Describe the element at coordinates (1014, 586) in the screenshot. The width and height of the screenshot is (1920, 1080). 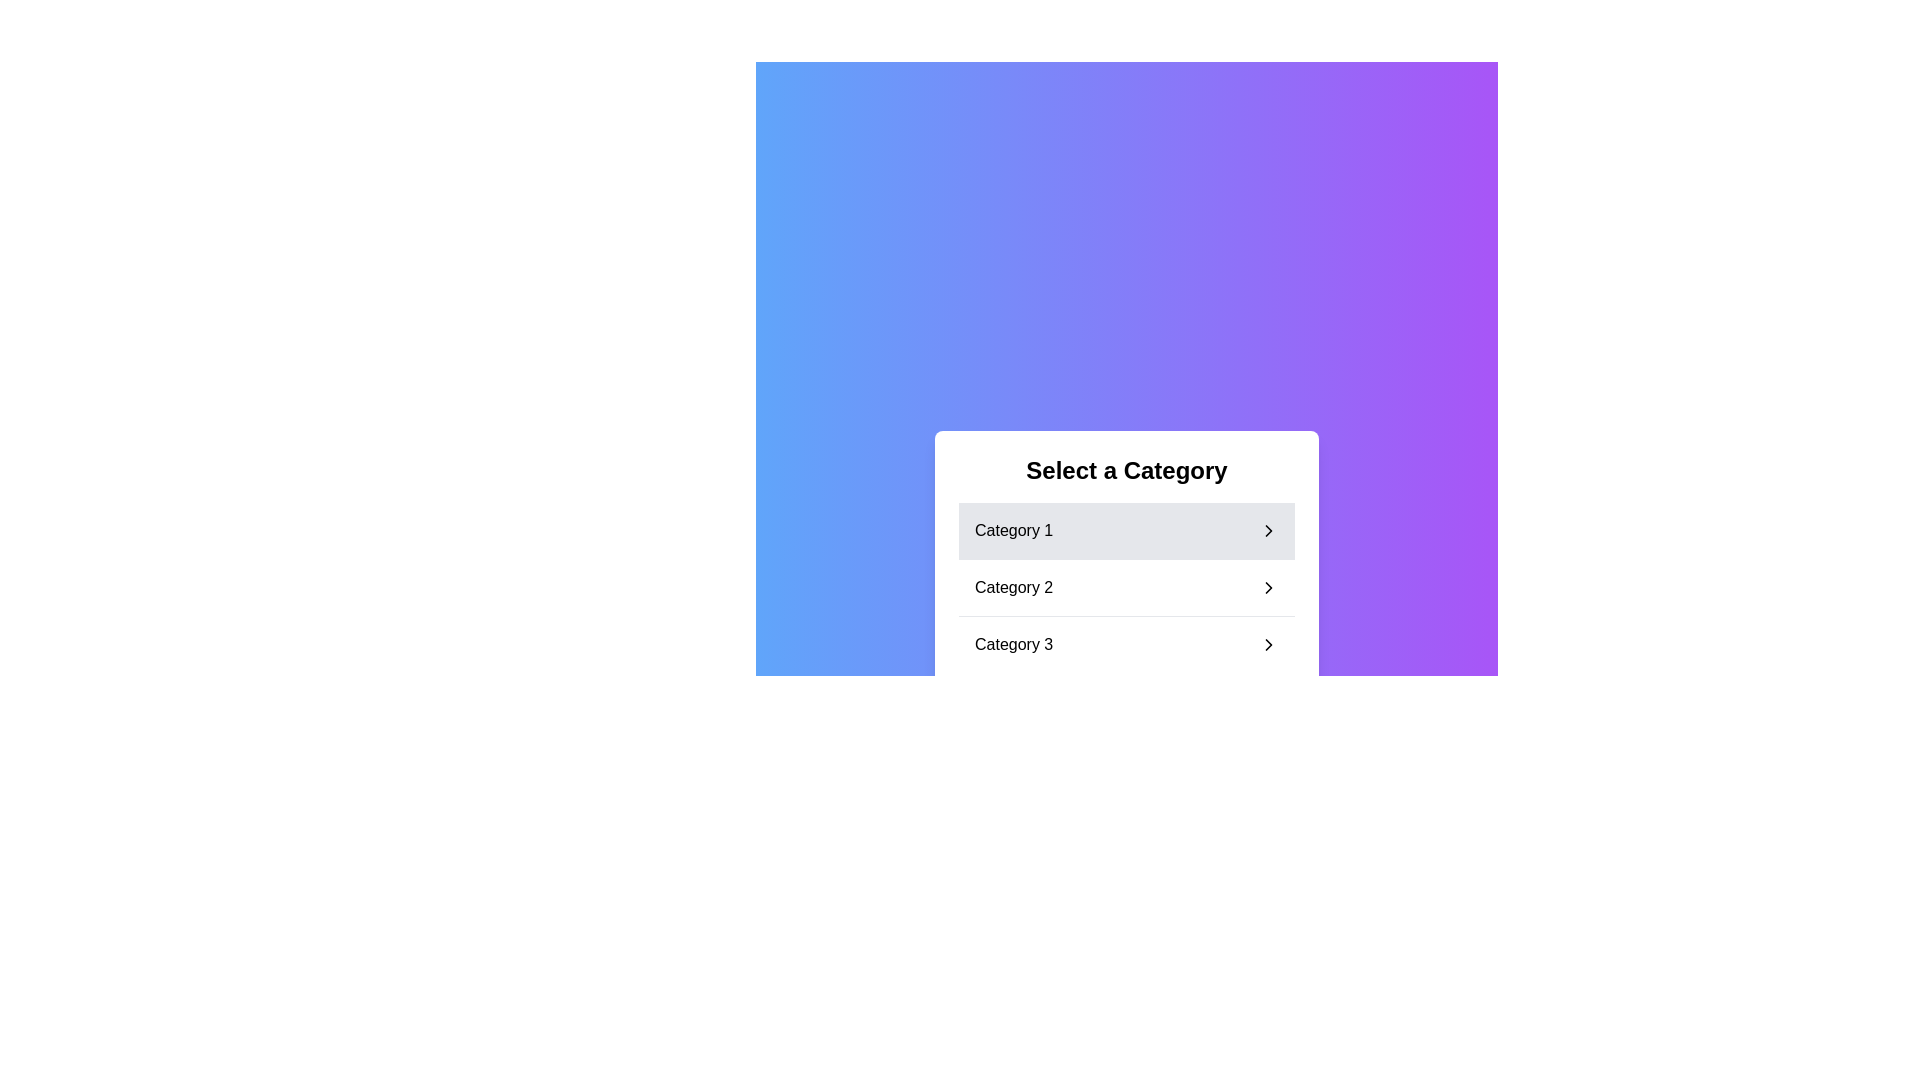
I see `the text label displaying 'Category 2'` at that location.